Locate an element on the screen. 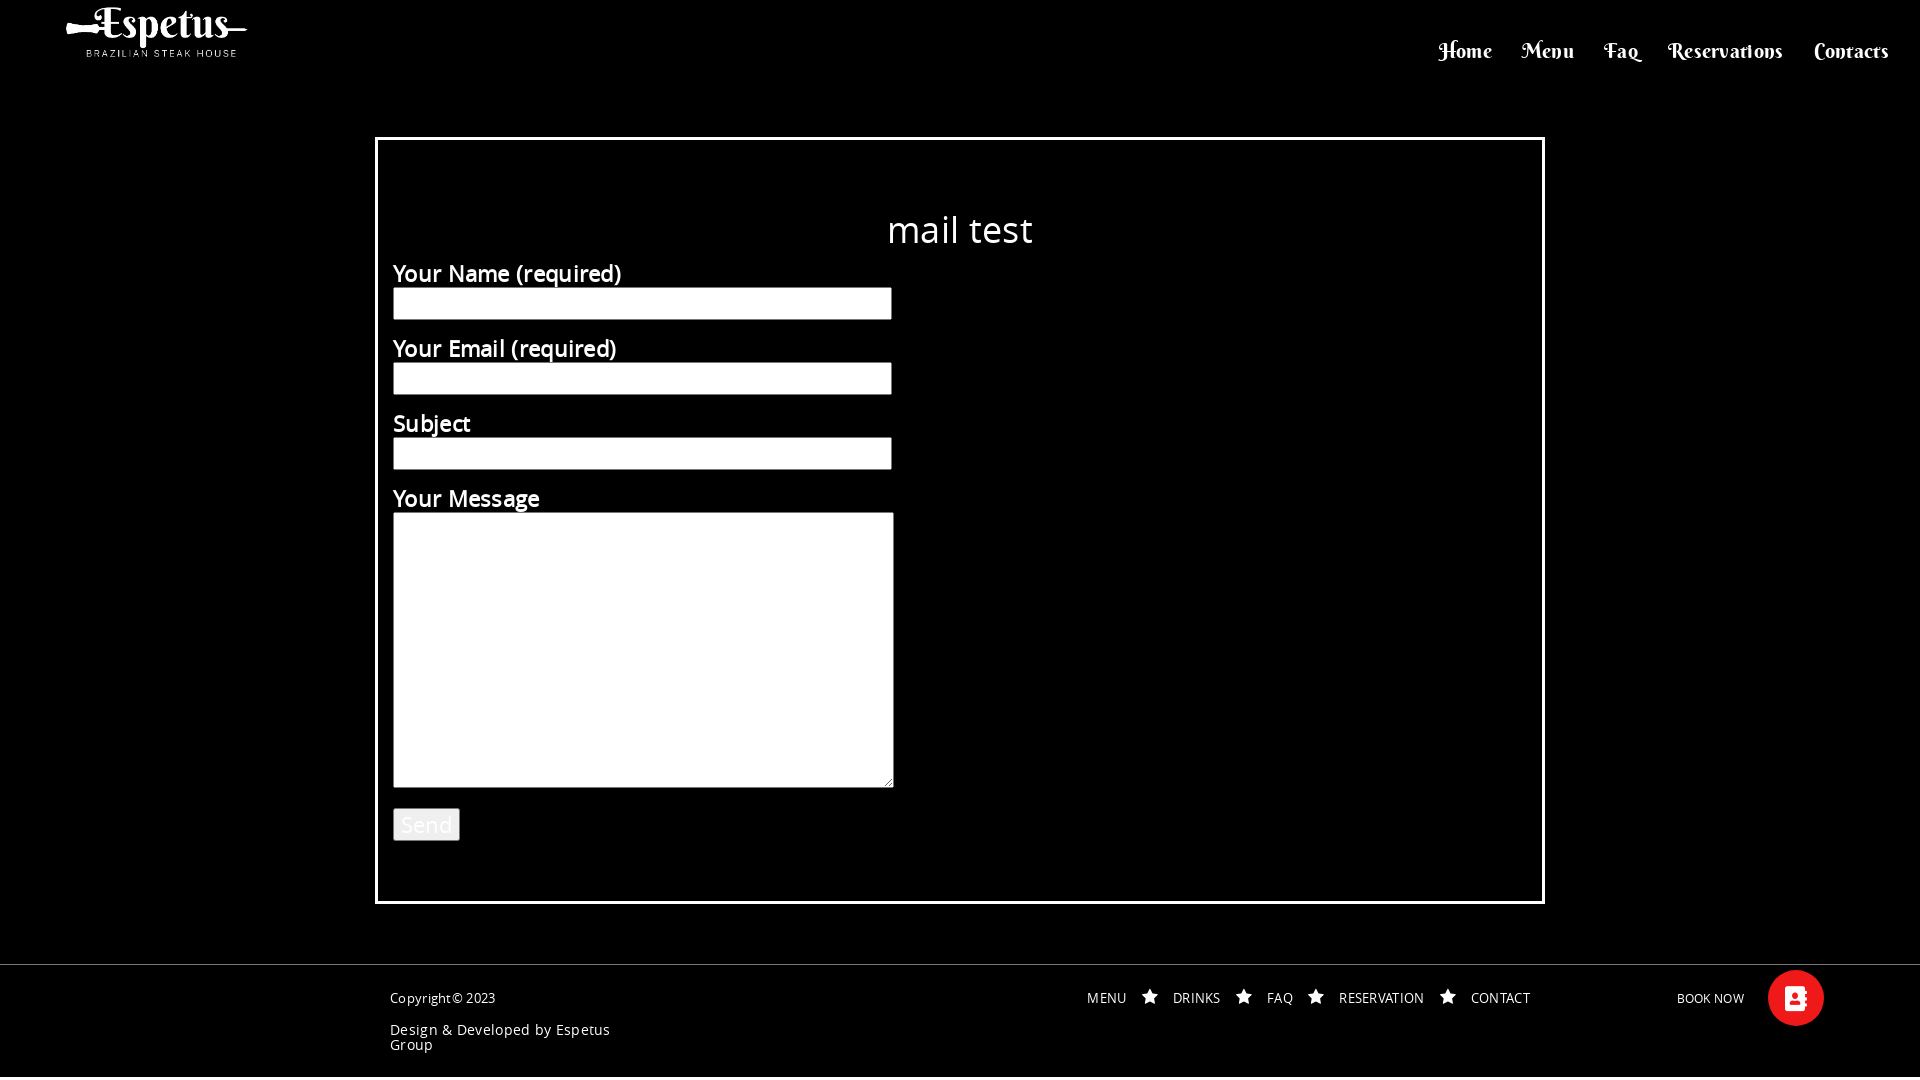  'DRINKS' is located at coordinates (1196, 998).